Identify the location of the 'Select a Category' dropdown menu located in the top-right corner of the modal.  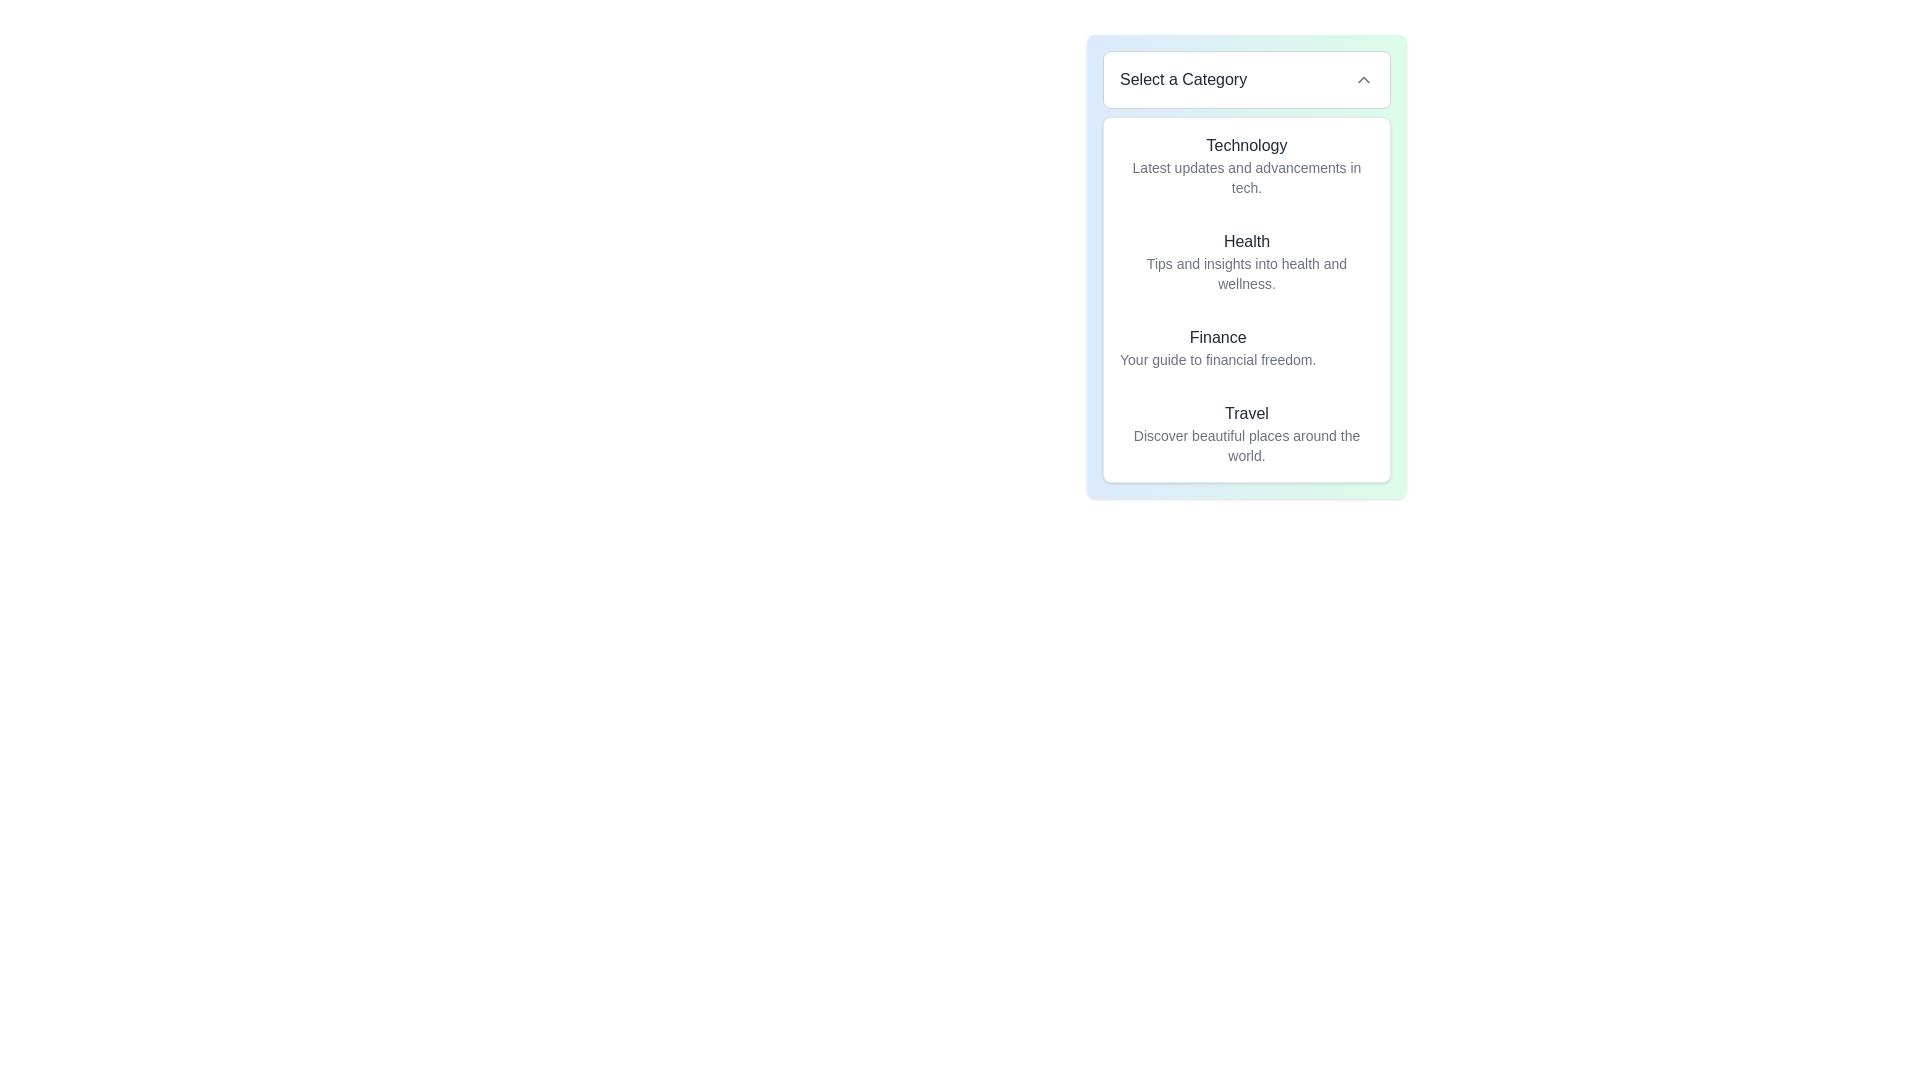
(1246, 265).